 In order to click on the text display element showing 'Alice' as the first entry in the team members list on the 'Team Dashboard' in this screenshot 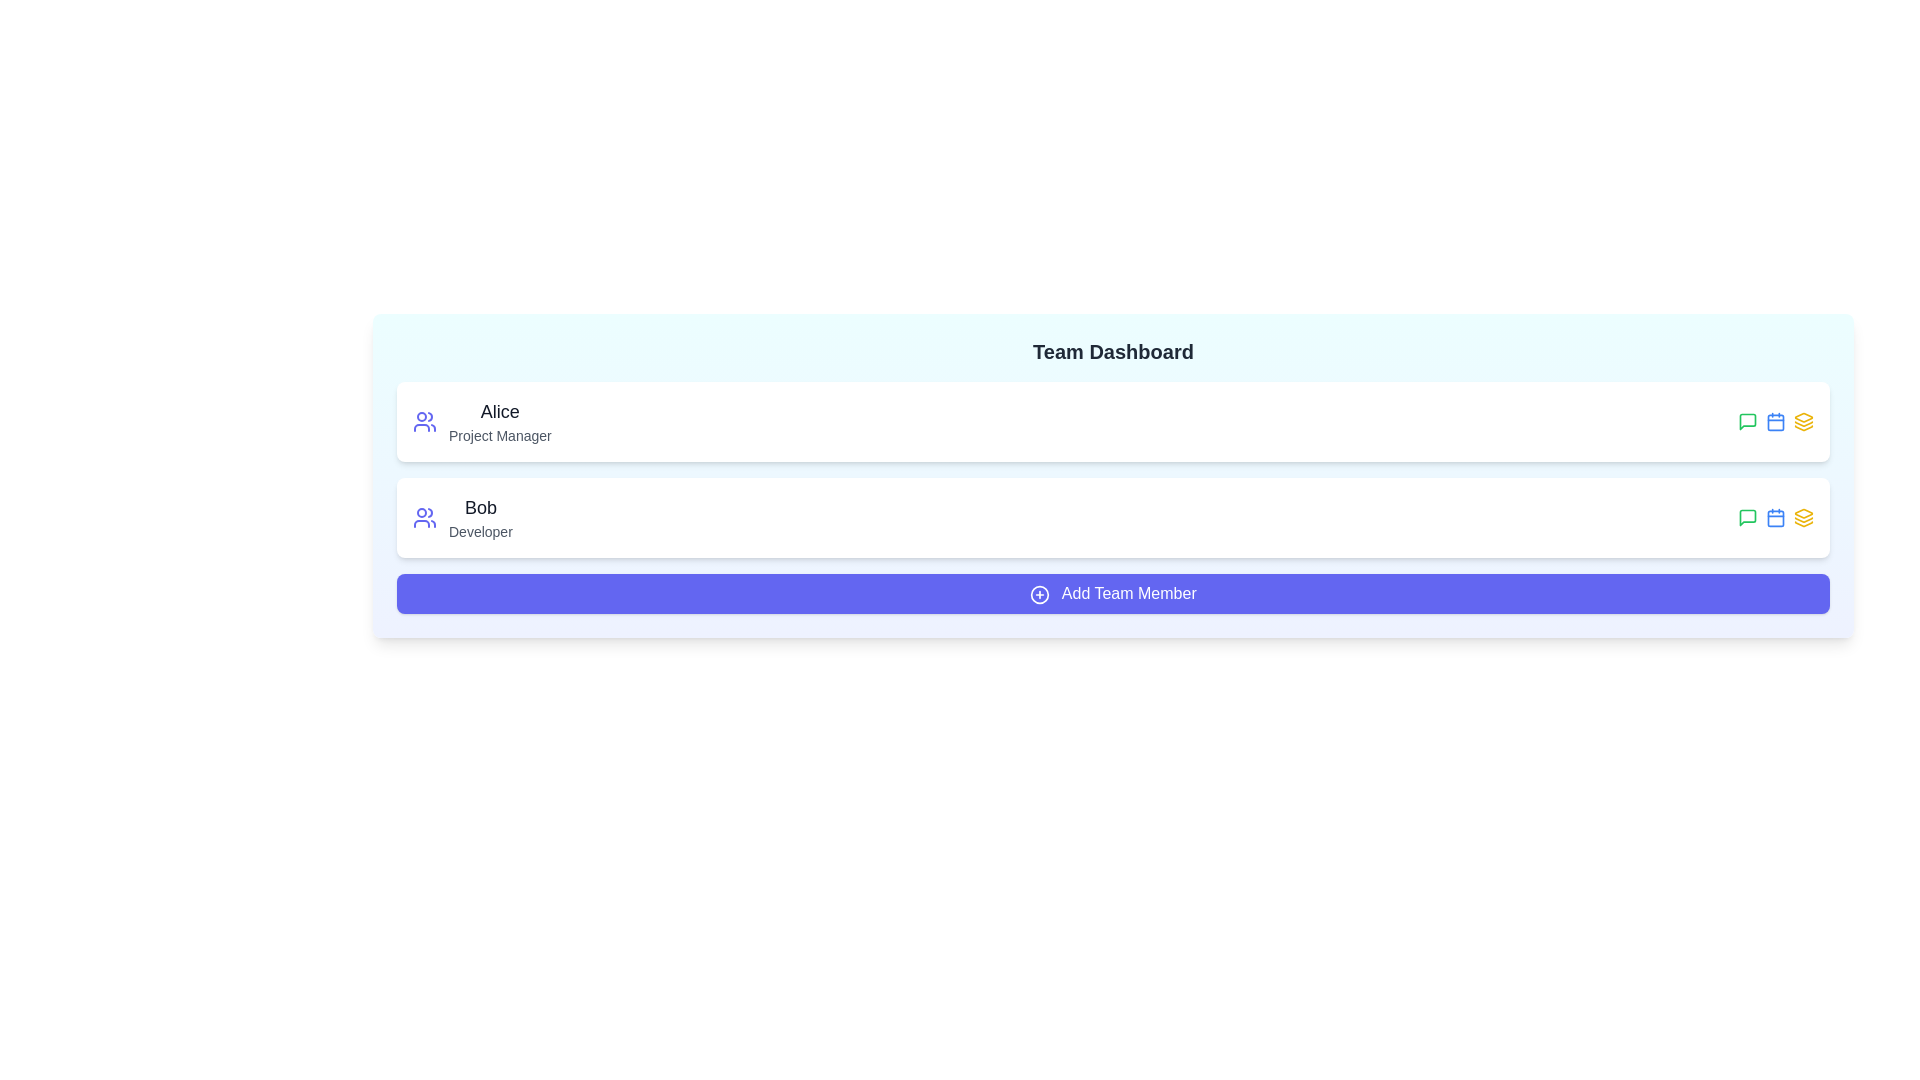, I will do `click(500, 420)`.